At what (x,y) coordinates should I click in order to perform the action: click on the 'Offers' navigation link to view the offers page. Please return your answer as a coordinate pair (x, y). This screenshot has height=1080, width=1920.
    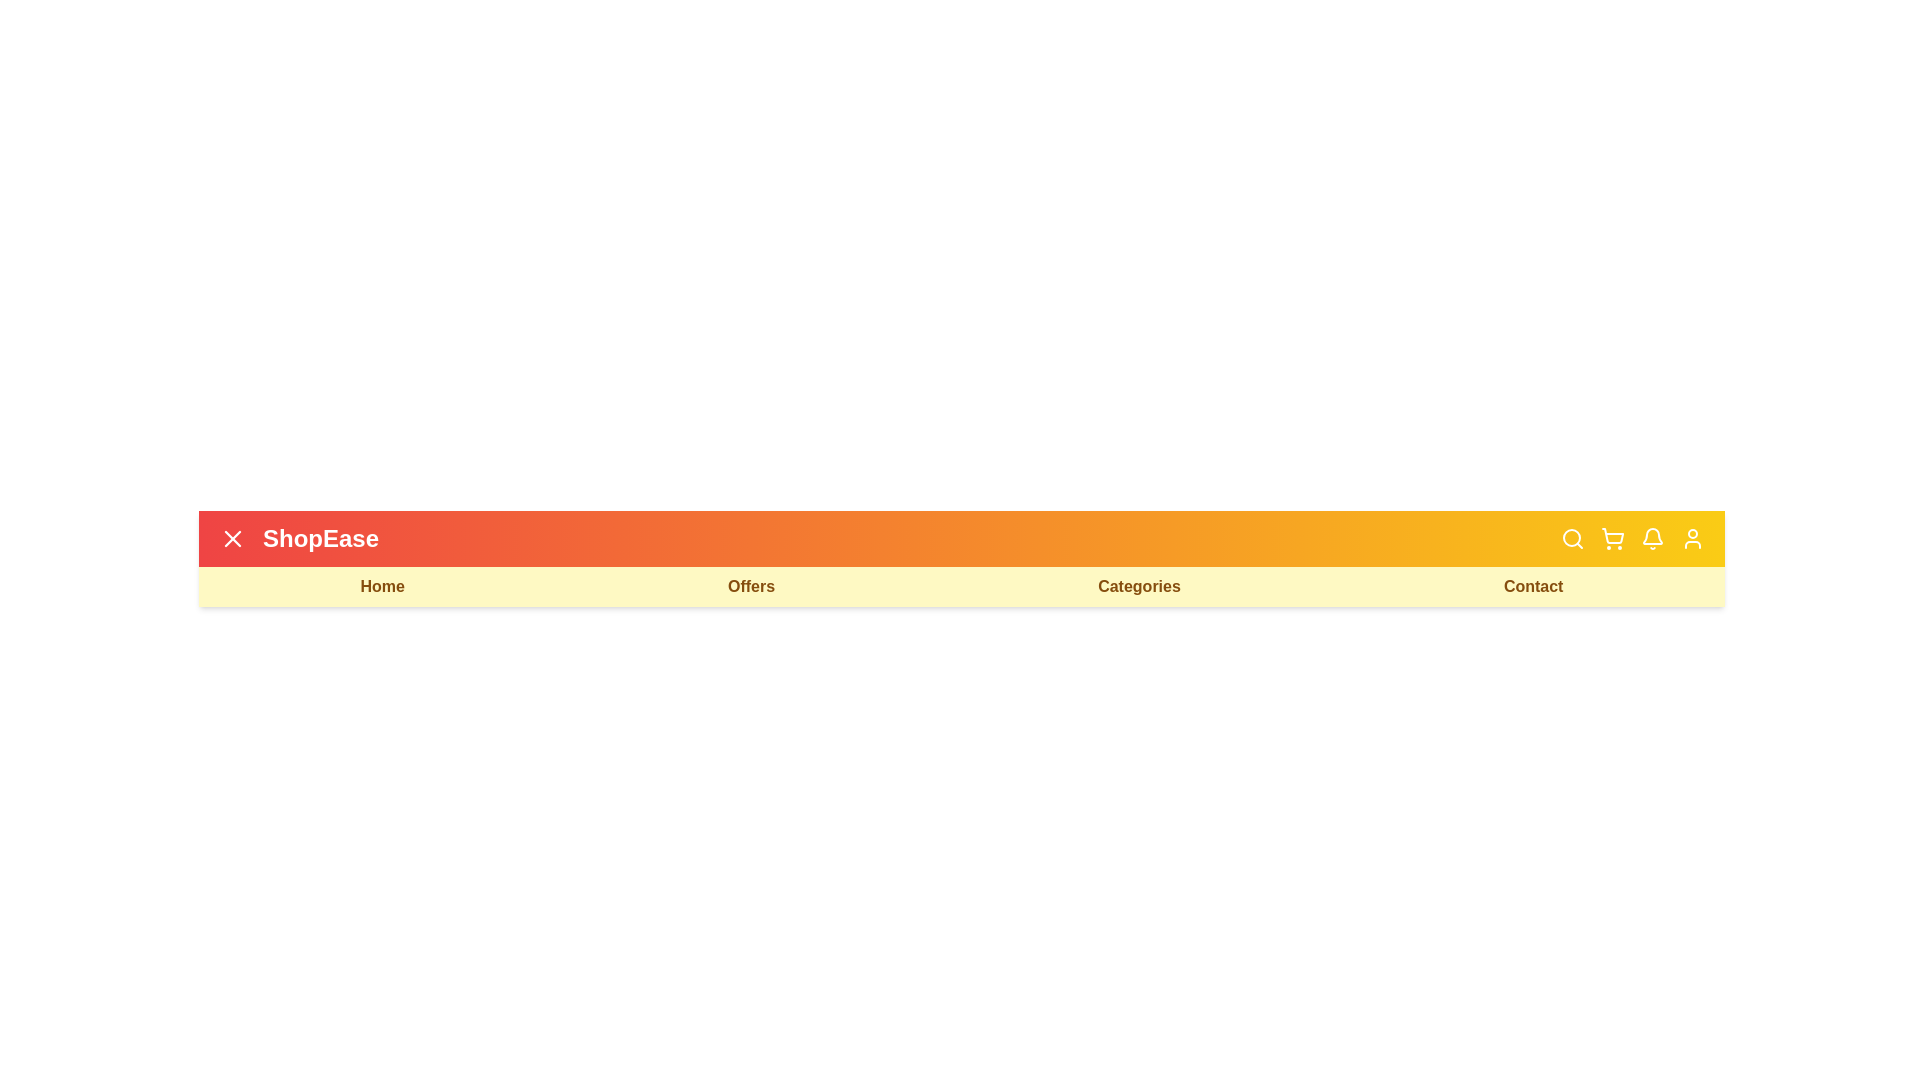
    Looking at the image, I should click on (749, 585).